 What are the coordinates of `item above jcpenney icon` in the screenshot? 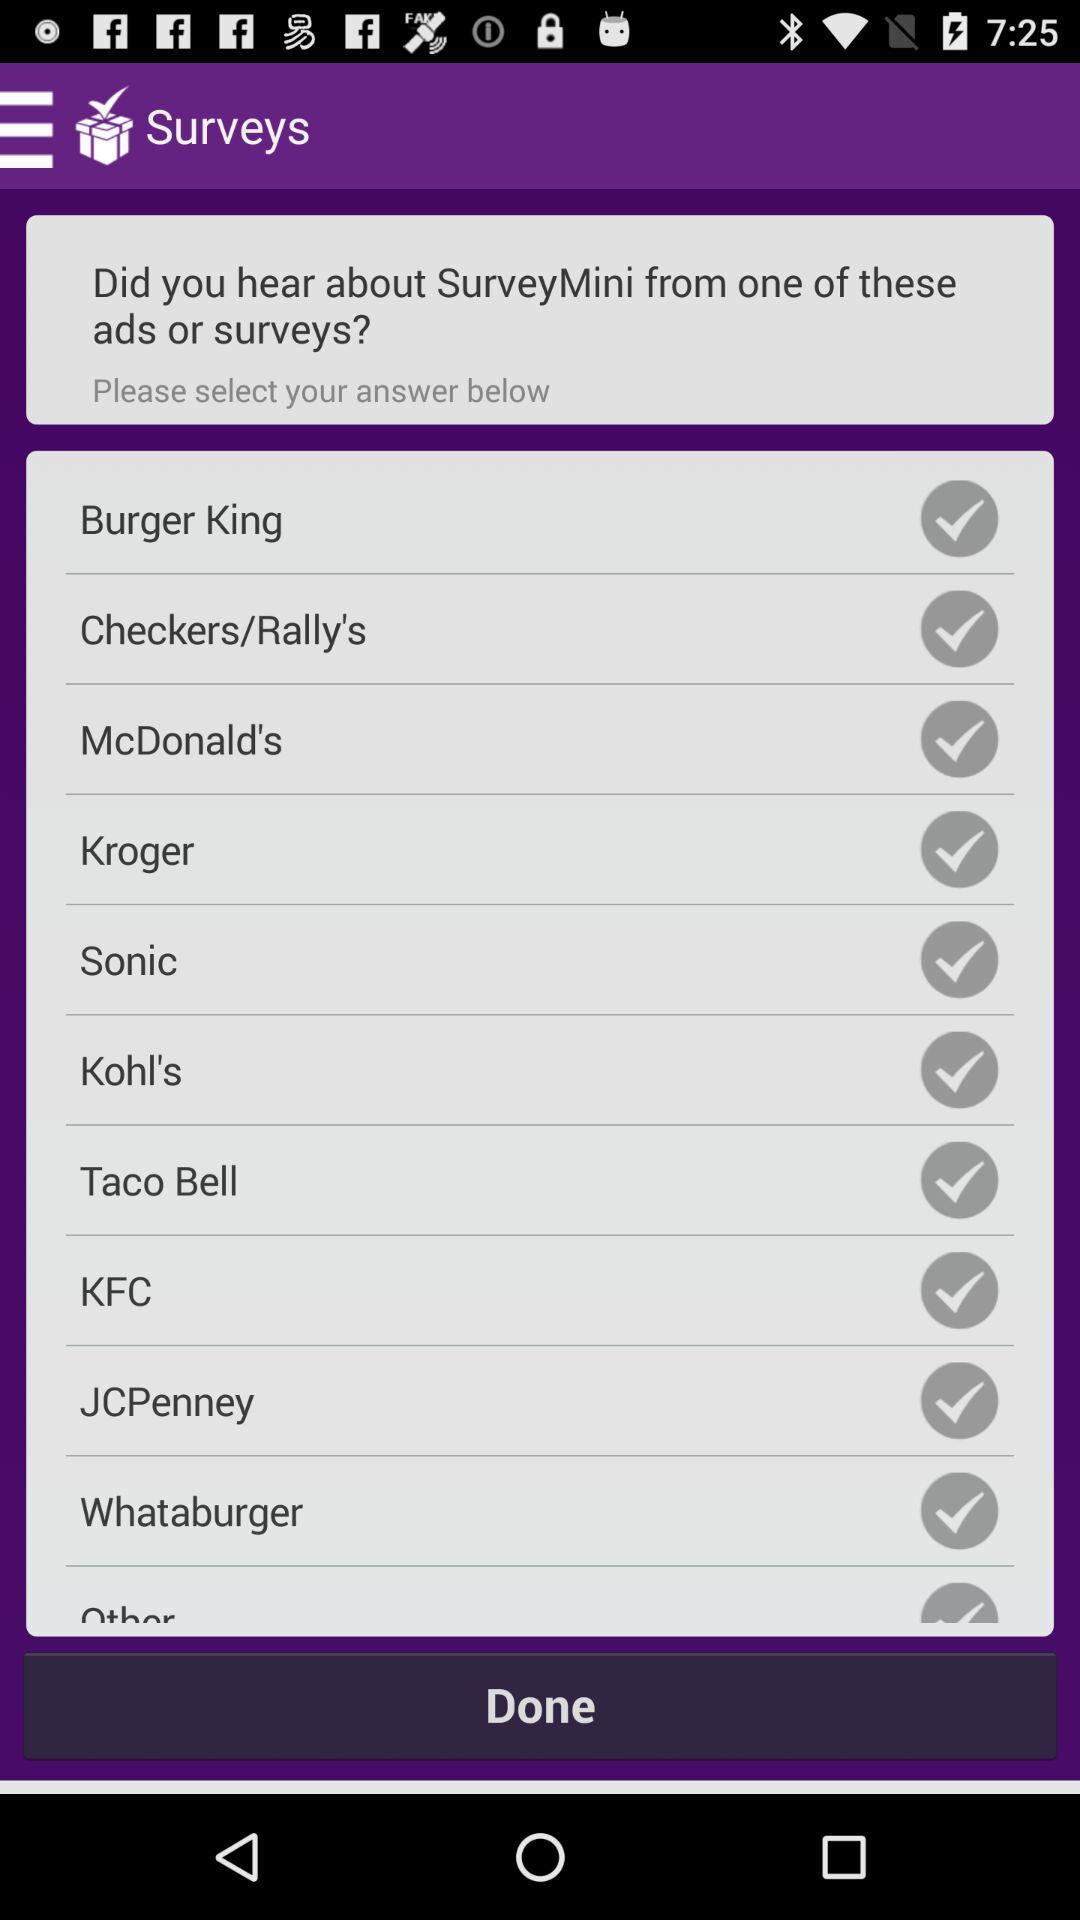 It's located at (540, 1290).